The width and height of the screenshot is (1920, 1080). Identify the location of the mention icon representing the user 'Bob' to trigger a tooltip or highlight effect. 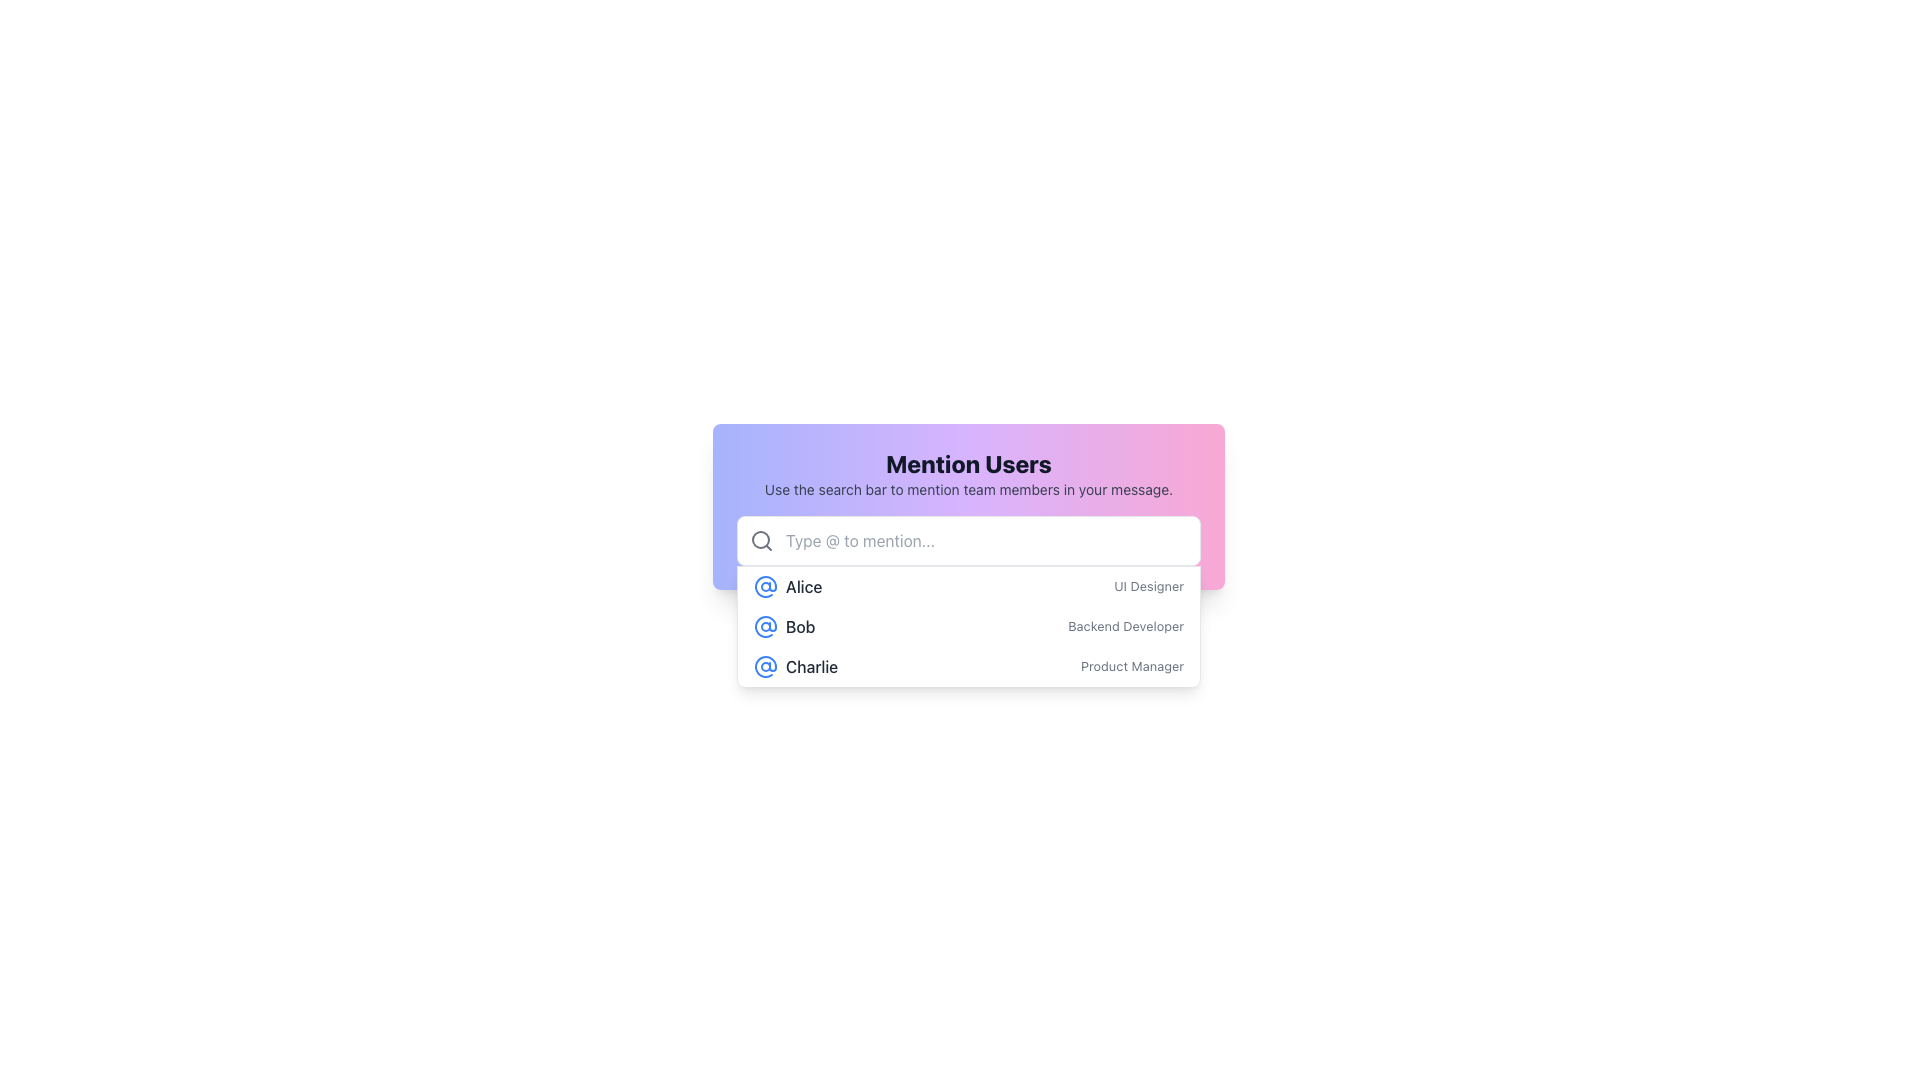
(765, 626).